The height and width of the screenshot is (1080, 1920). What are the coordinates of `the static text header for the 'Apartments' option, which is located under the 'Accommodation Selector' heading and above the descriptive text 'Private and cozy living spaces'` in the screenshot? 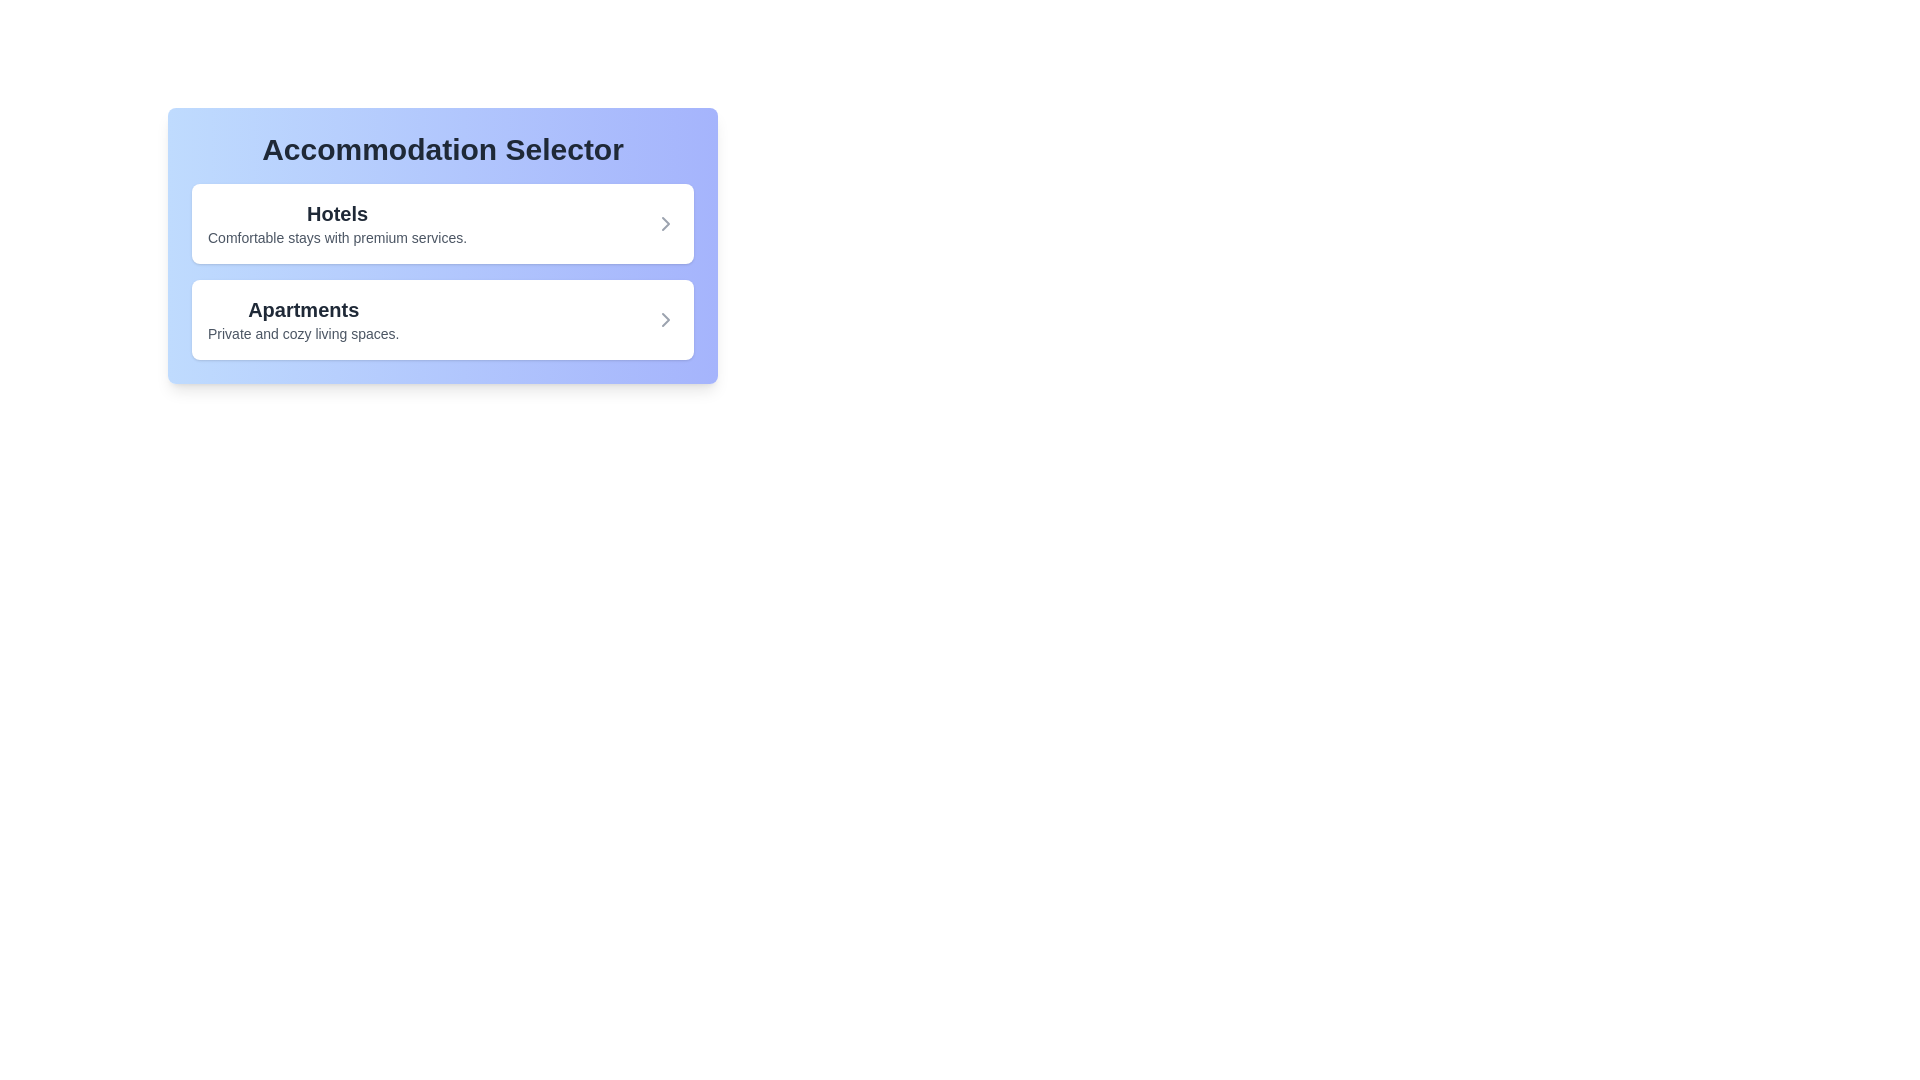 It's located at (302, 309).